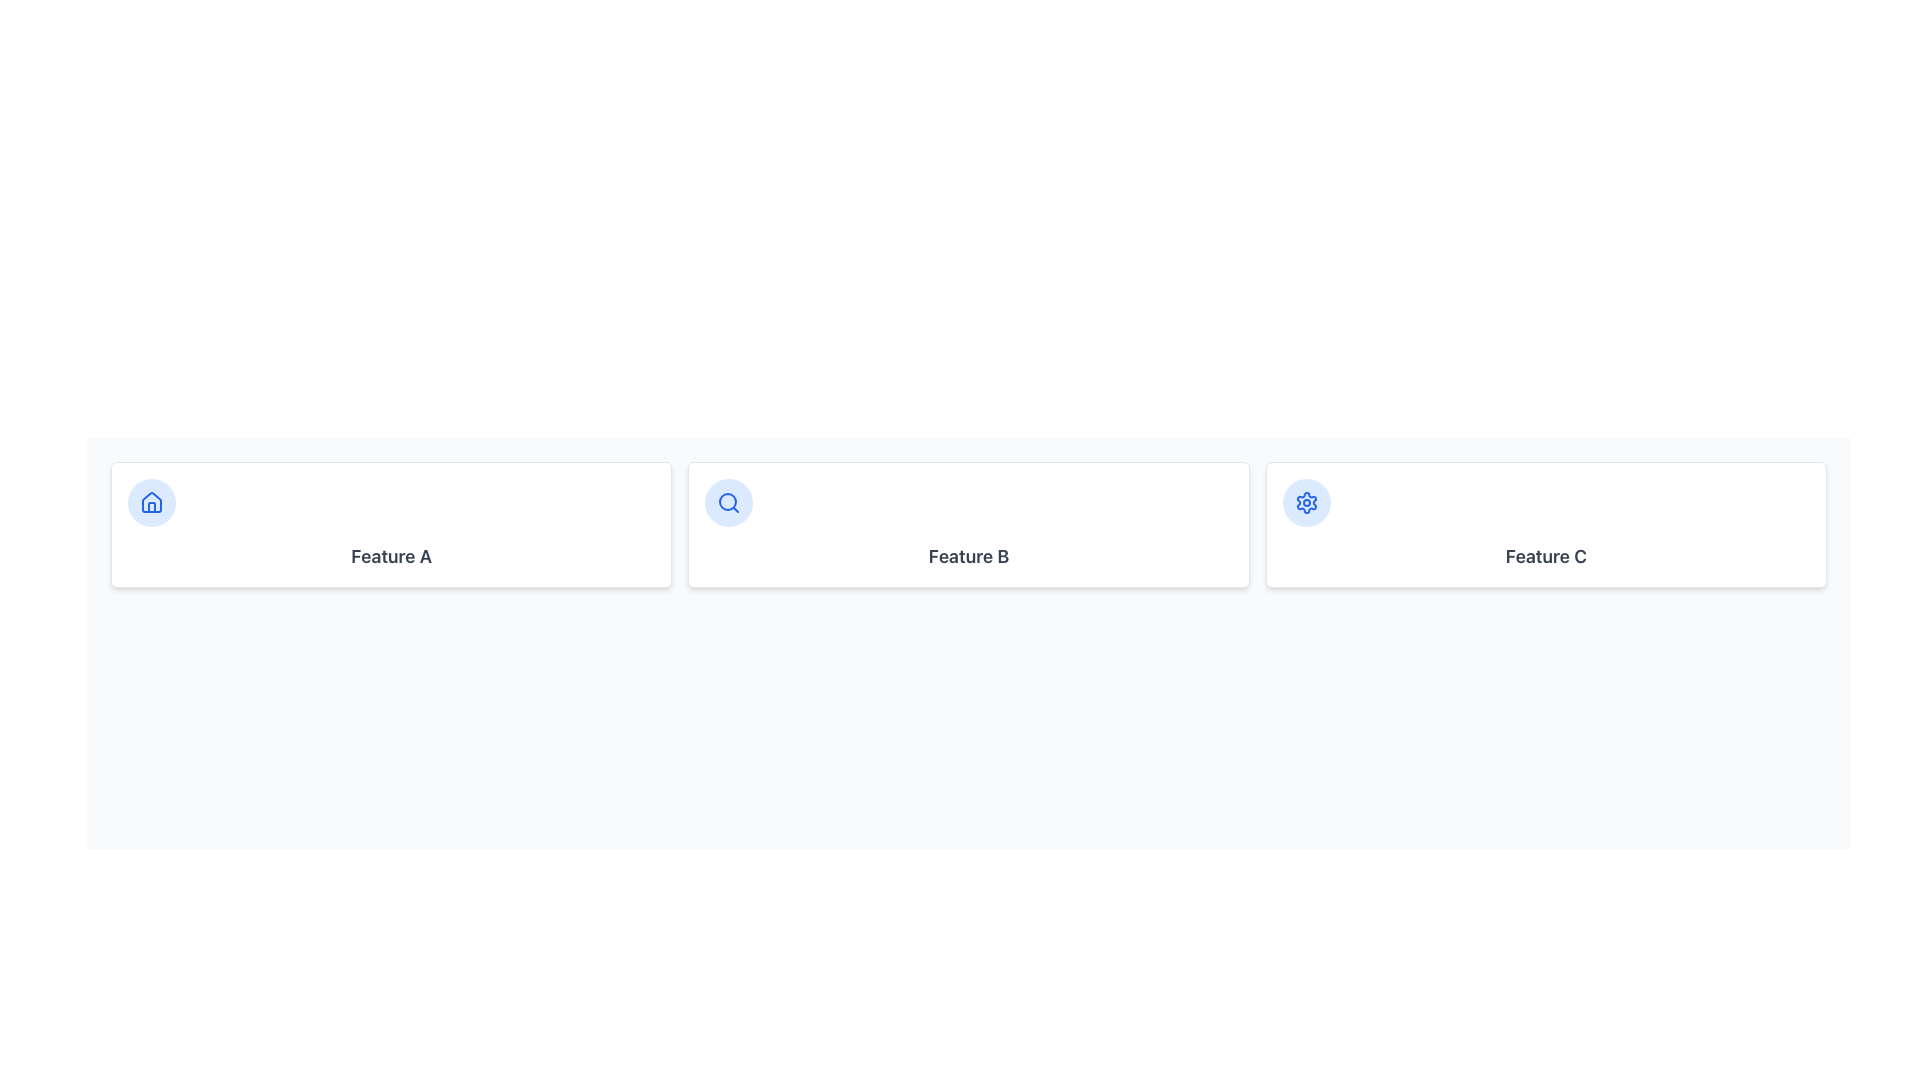  What do you see at coordinates (1306, 501) in the screenshot?
I see `the settings icon, which resembles a gear and is located within the 'Feature C' panel on the right side of the interface` at bounding box center [1306, 501].